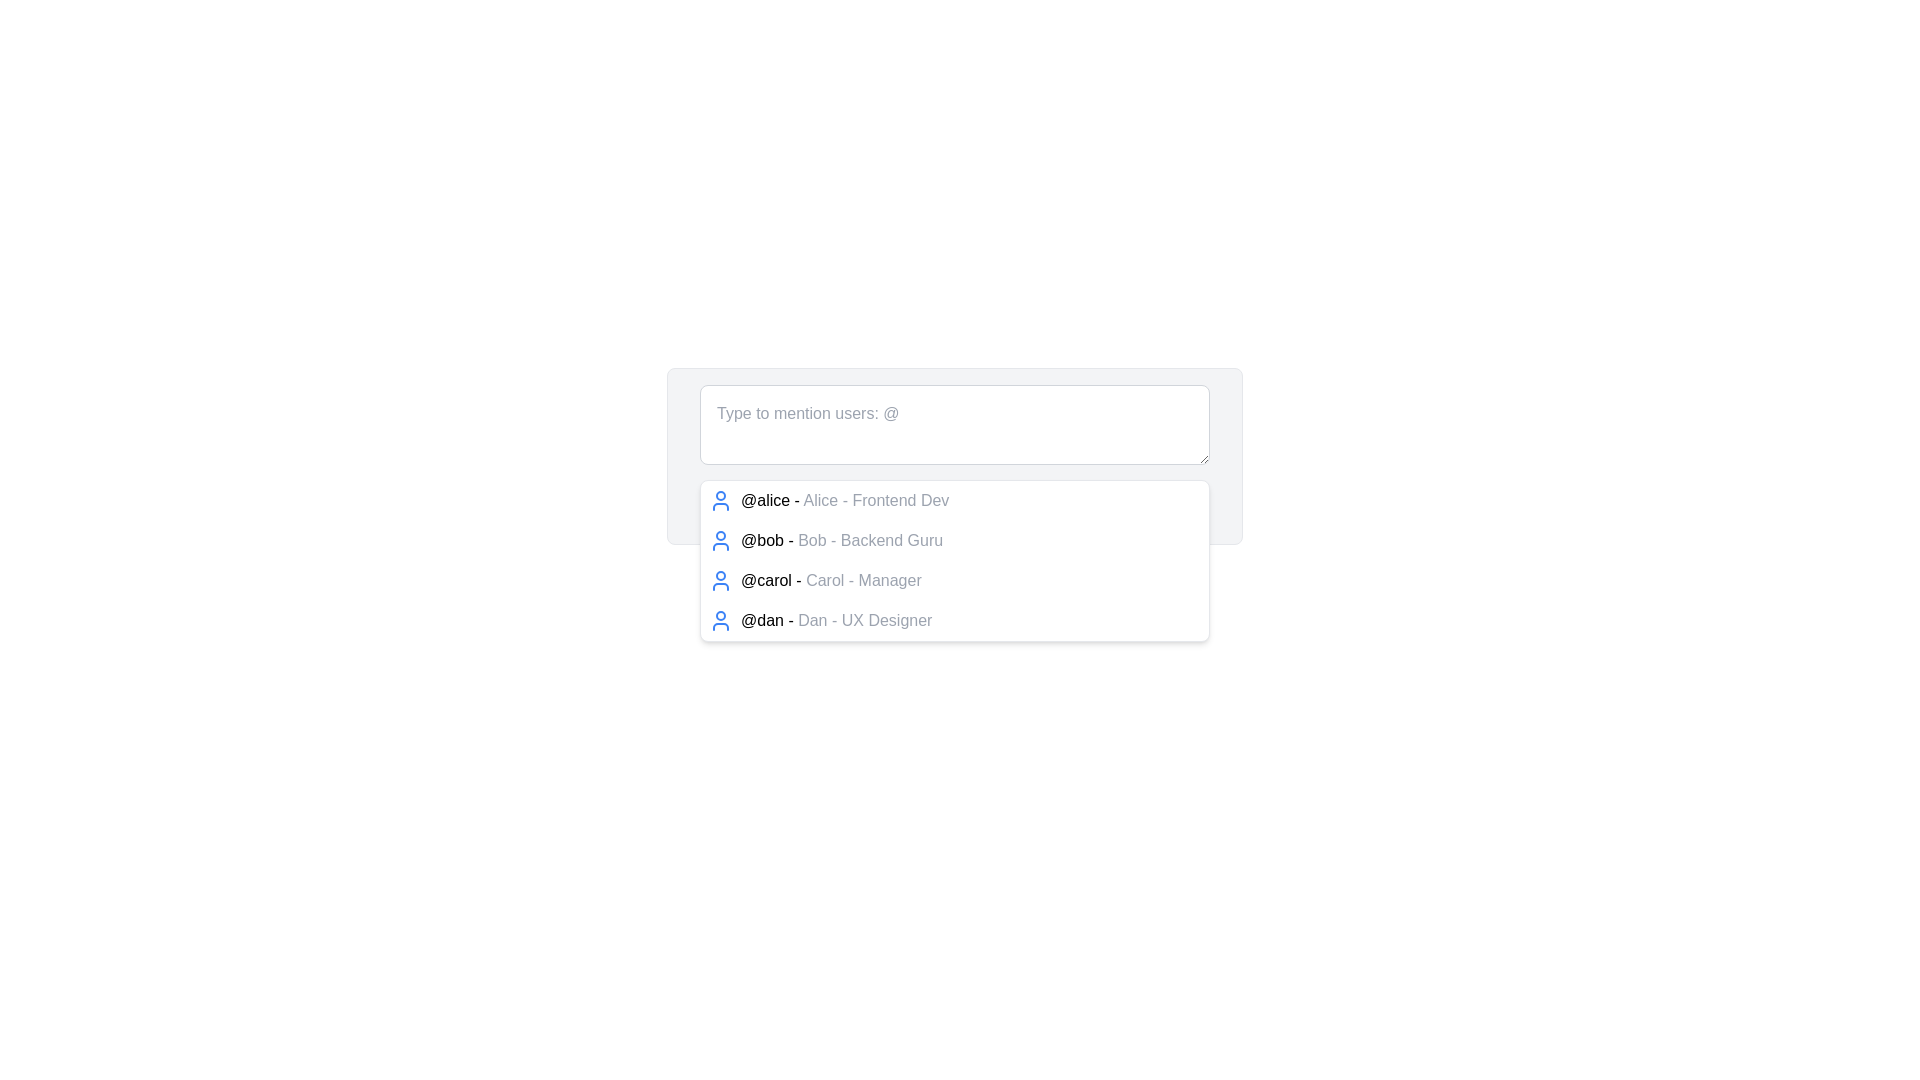 The width and height of the screenshot is (1920, 1080). What do you see at coordinates (720, 500) in the screenshot?
I see `the user icon representing '@alice'` at bounding box center [720, 500].